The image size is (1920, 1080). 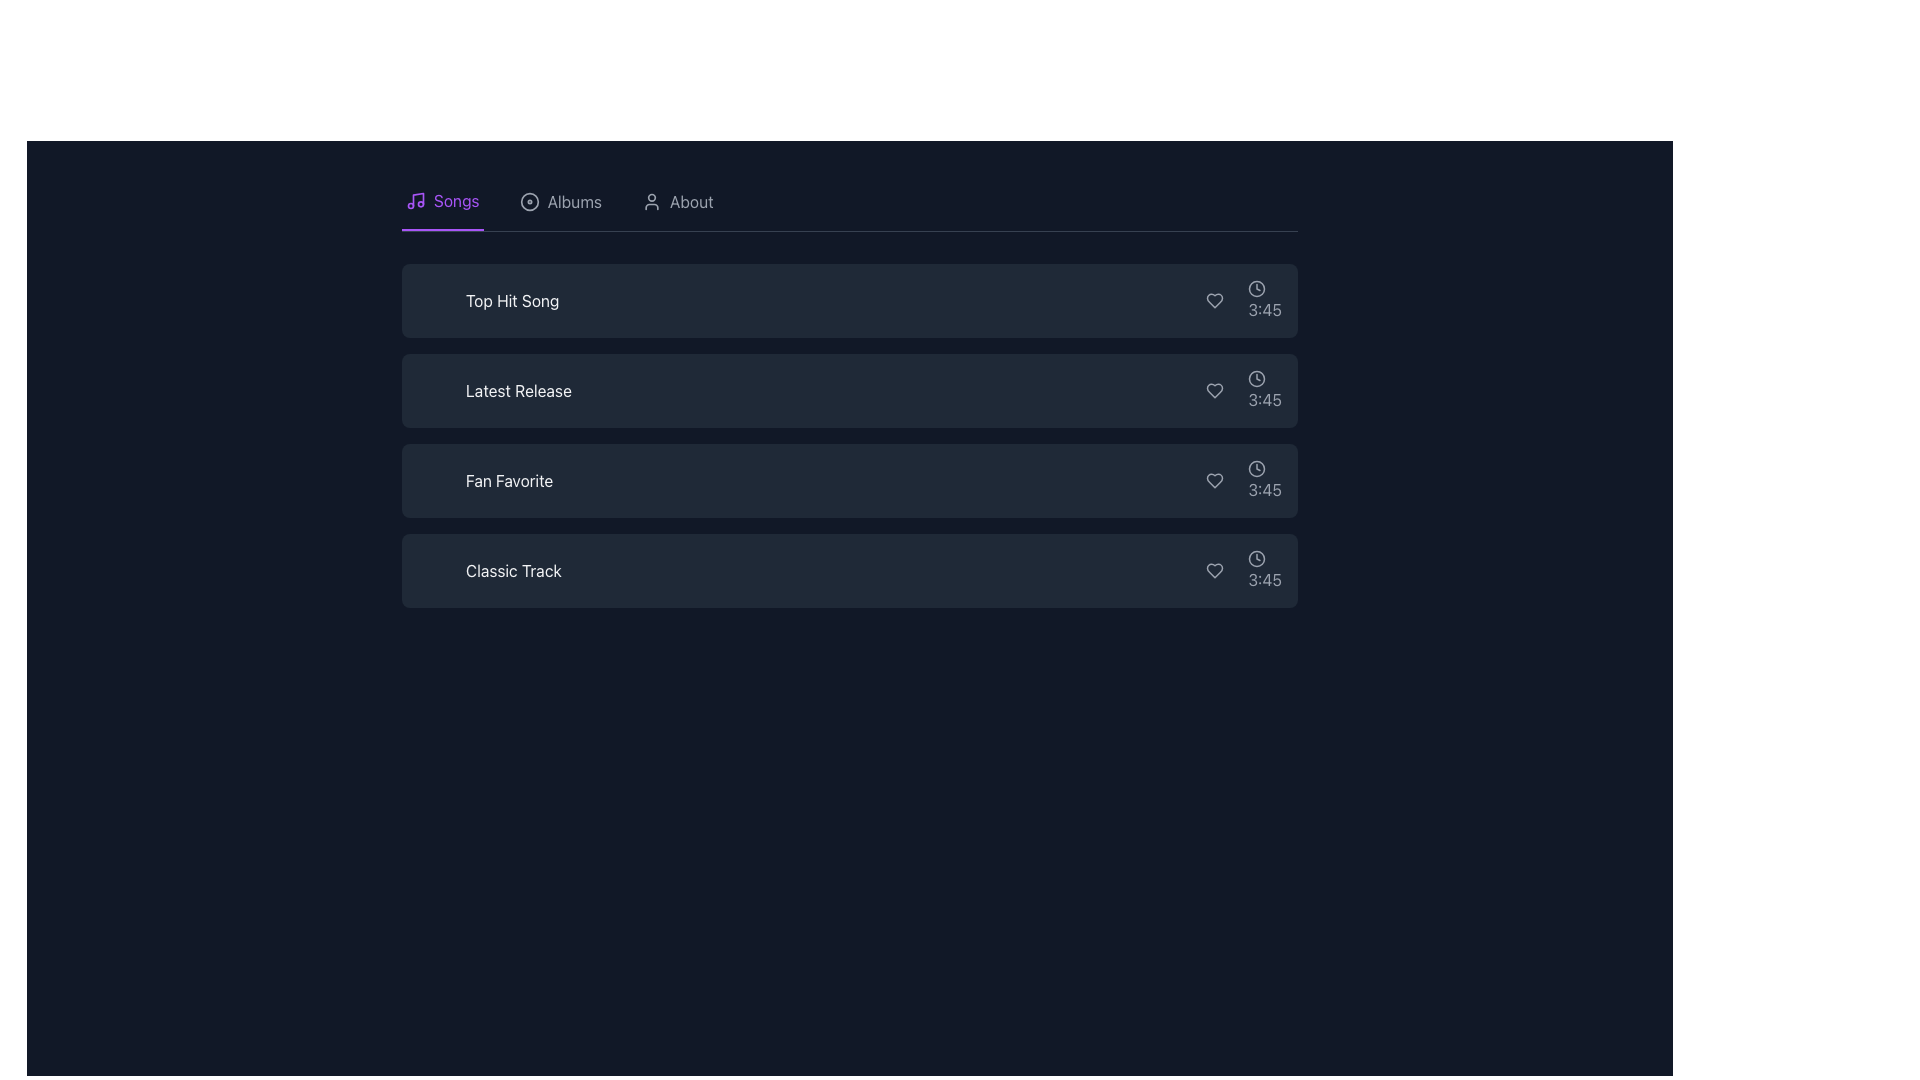 What do you see at coordinates (1256, 469) in the screenshot?
I see `the SVG circle component of the clock icon located at the right end of the third list item in a vertically stacked group of items` at bounding box center [1256, 469].